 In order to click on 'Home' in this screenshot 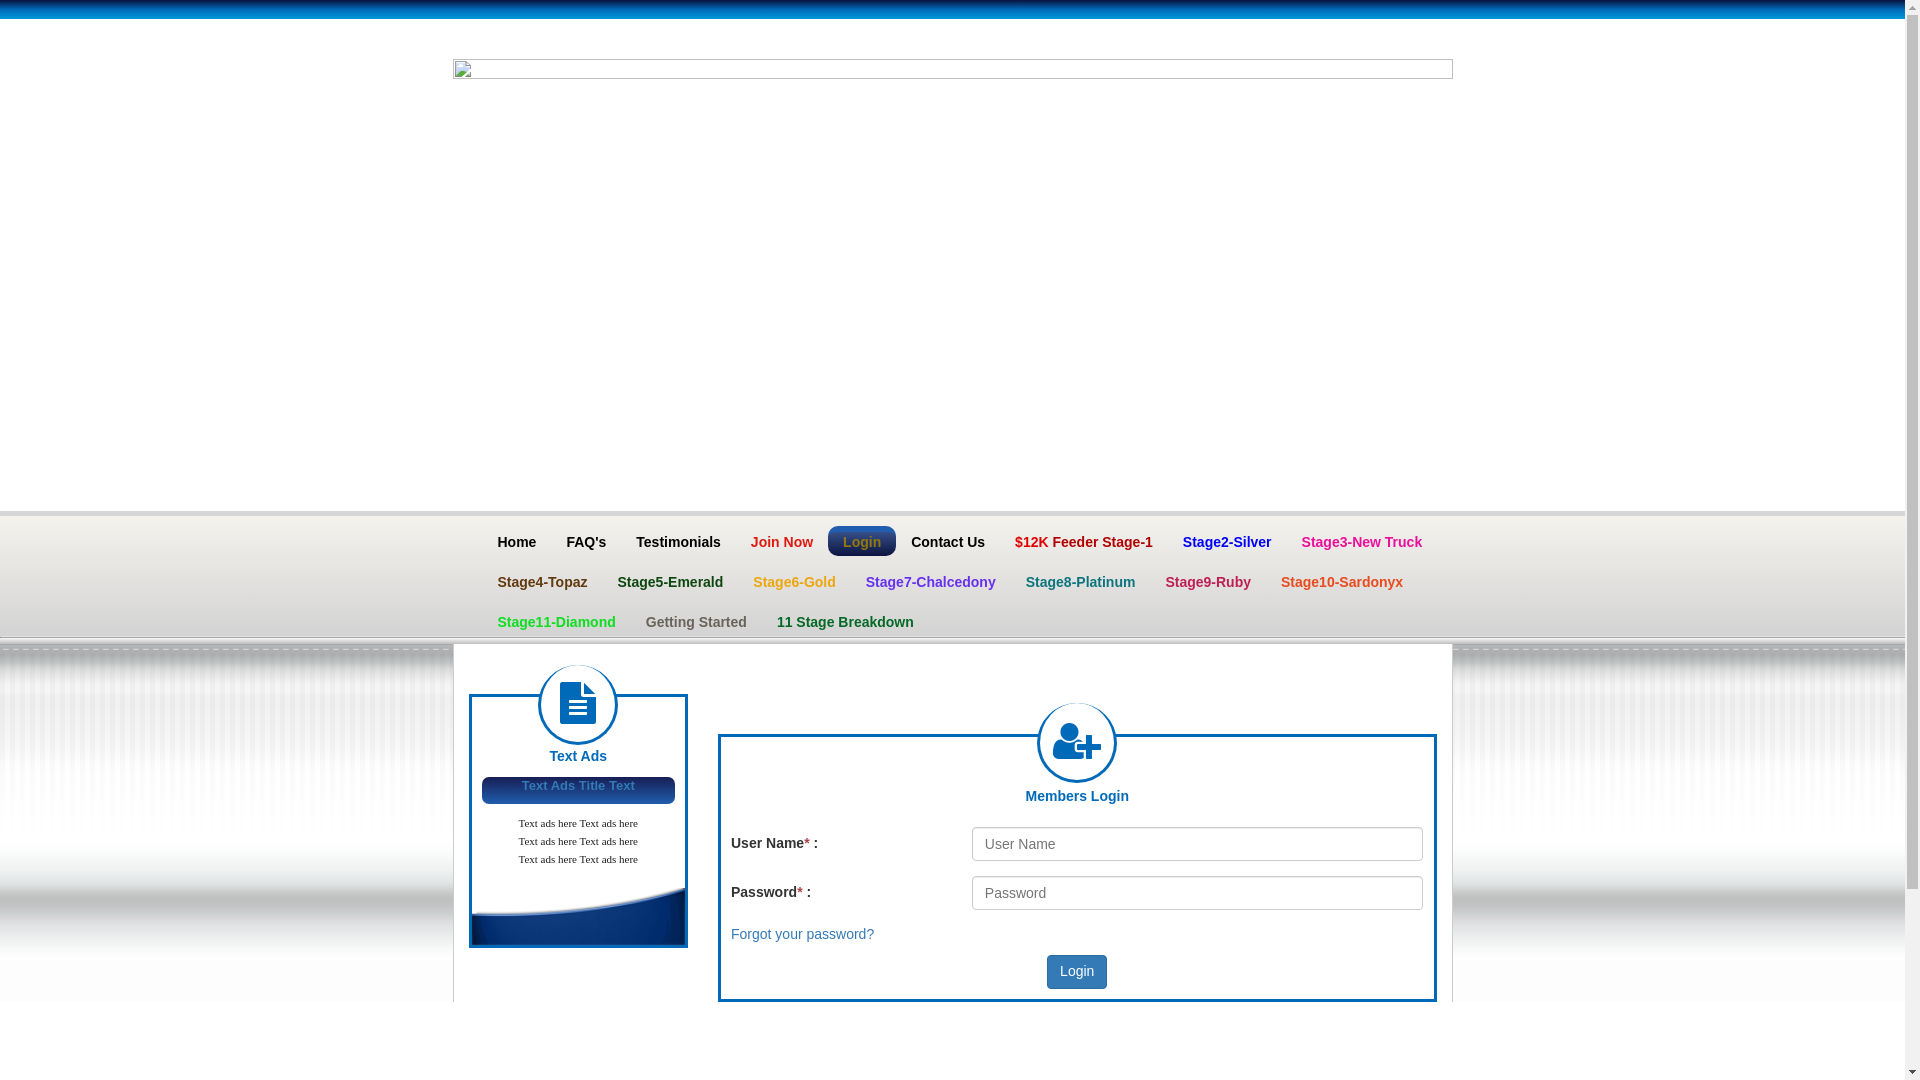, I will do `click(481, 540)`.